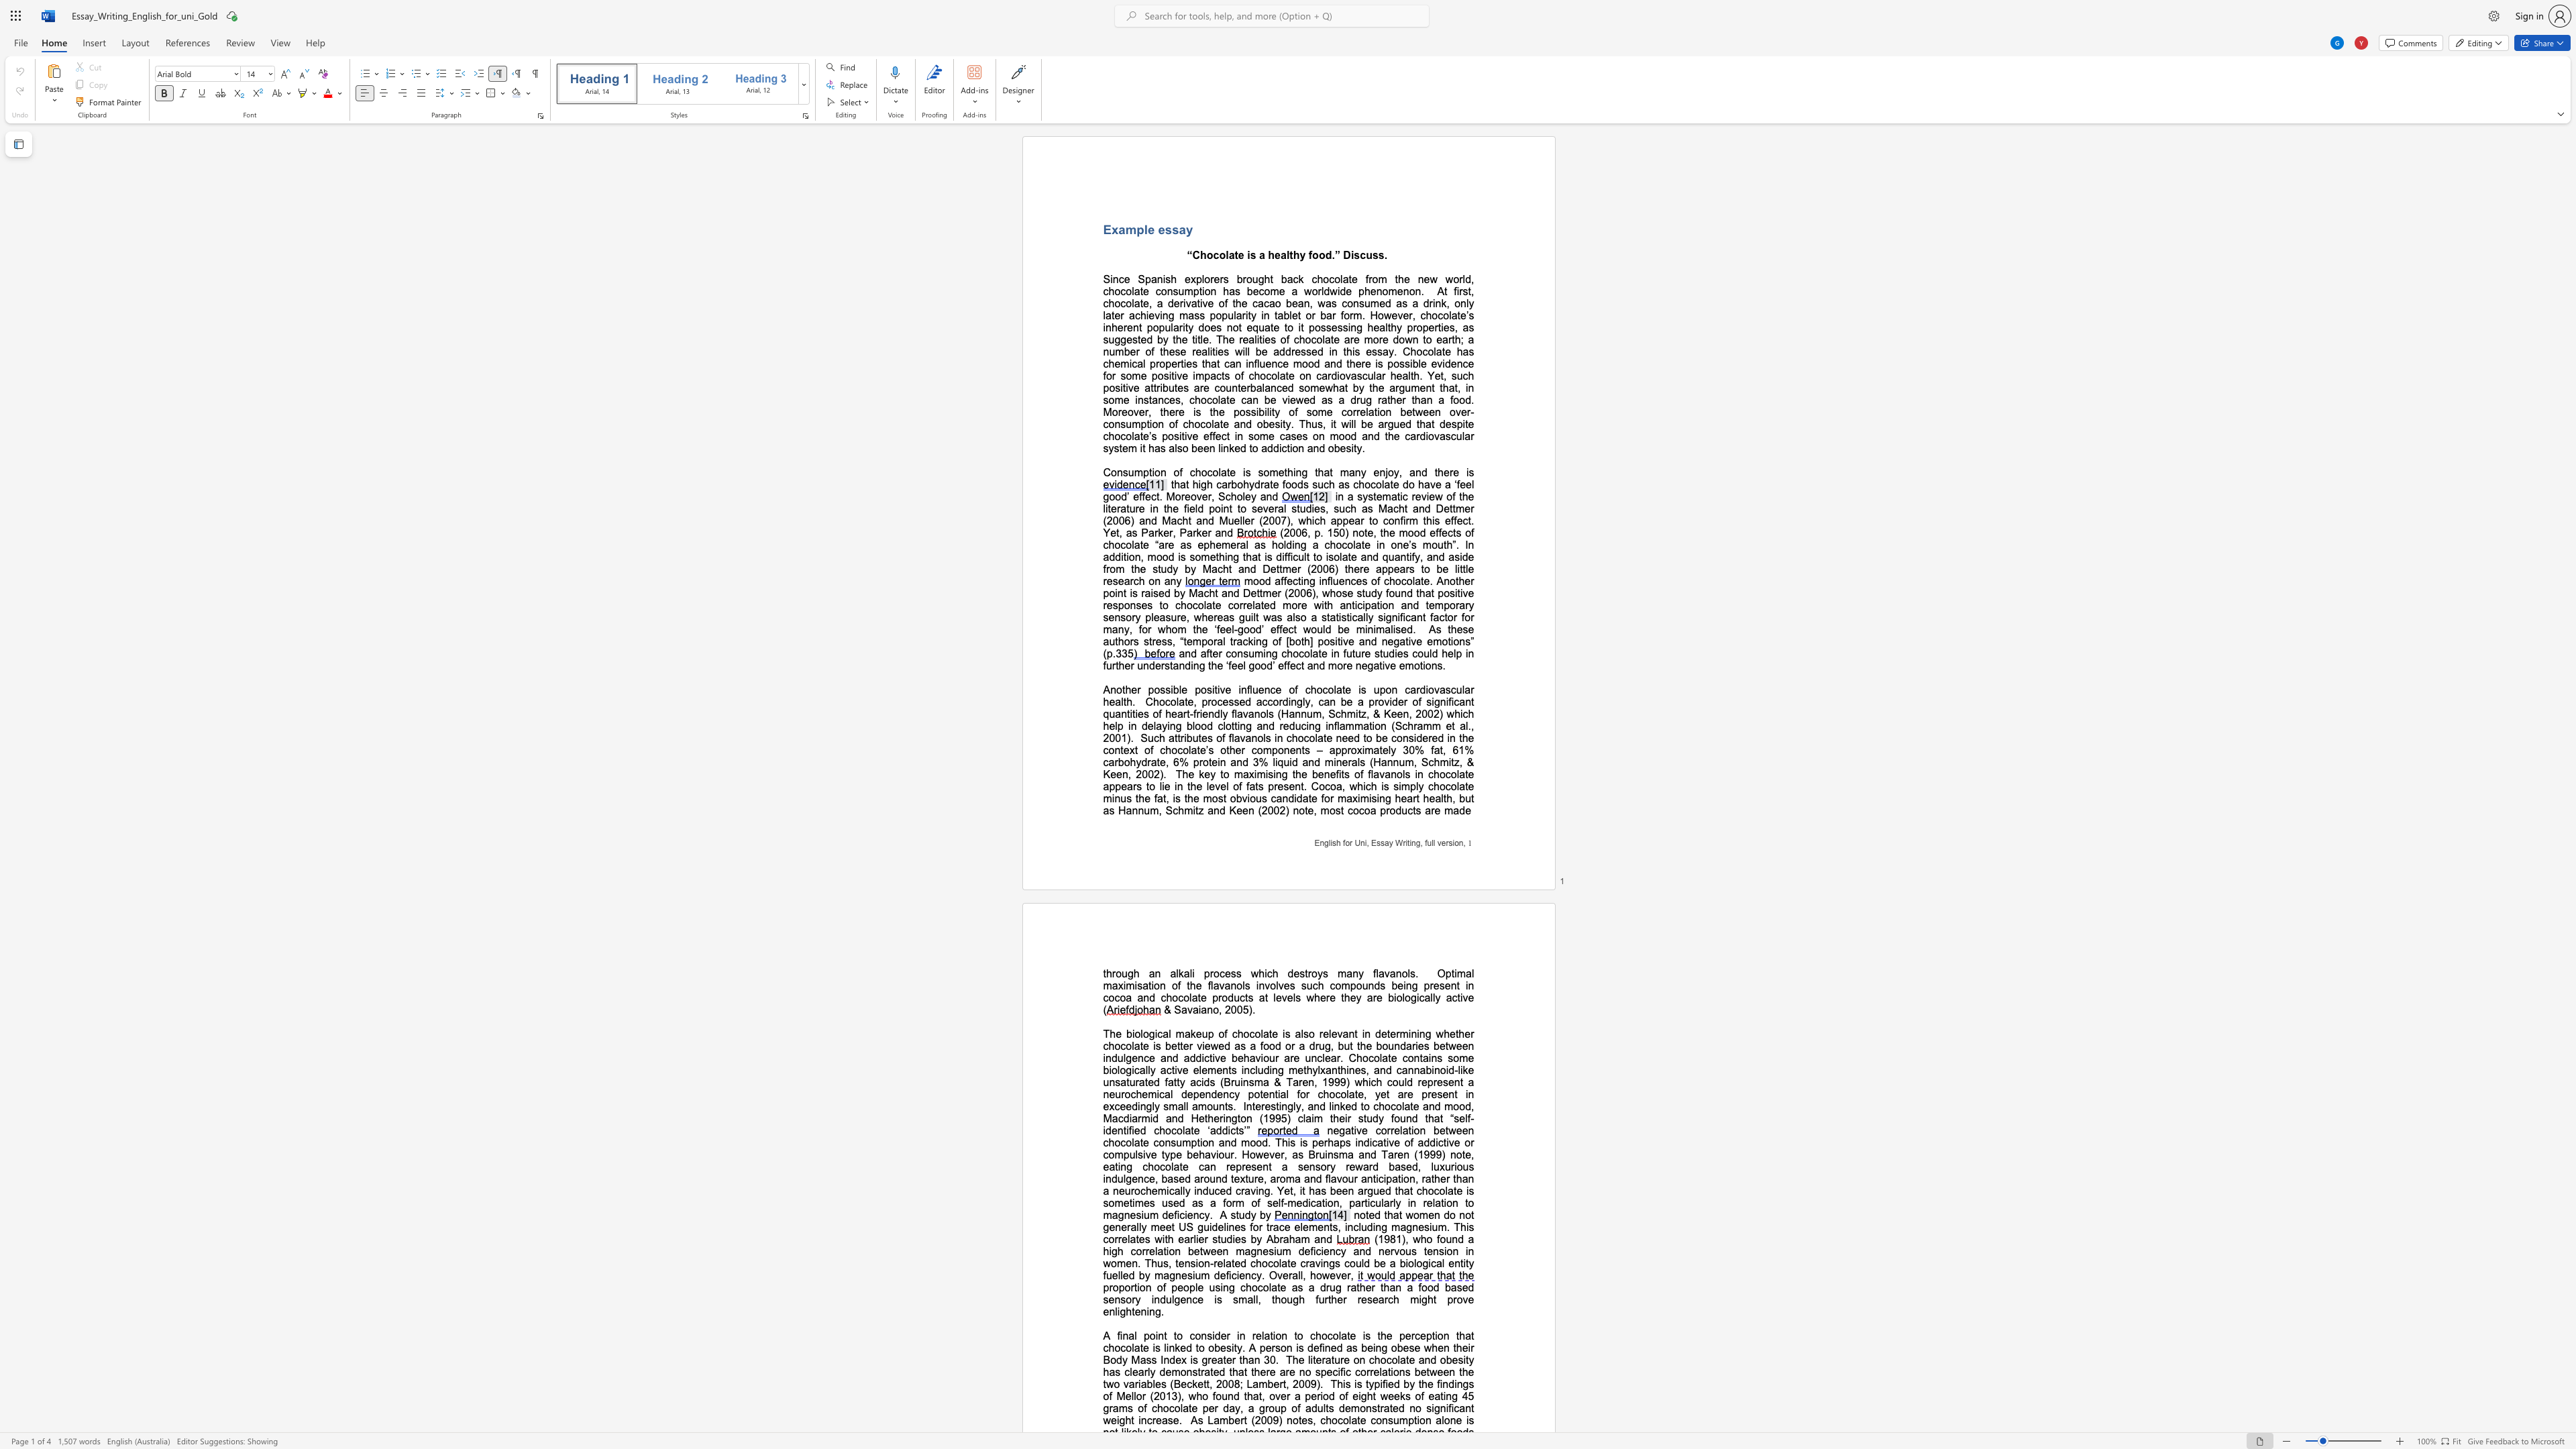 The height and width of the screenshot is (1449, 2576). Describe the element at coordinates (1436, 362) in the screenshot. I see `the subset text "vide" within the text "possible evidence"` at that location.